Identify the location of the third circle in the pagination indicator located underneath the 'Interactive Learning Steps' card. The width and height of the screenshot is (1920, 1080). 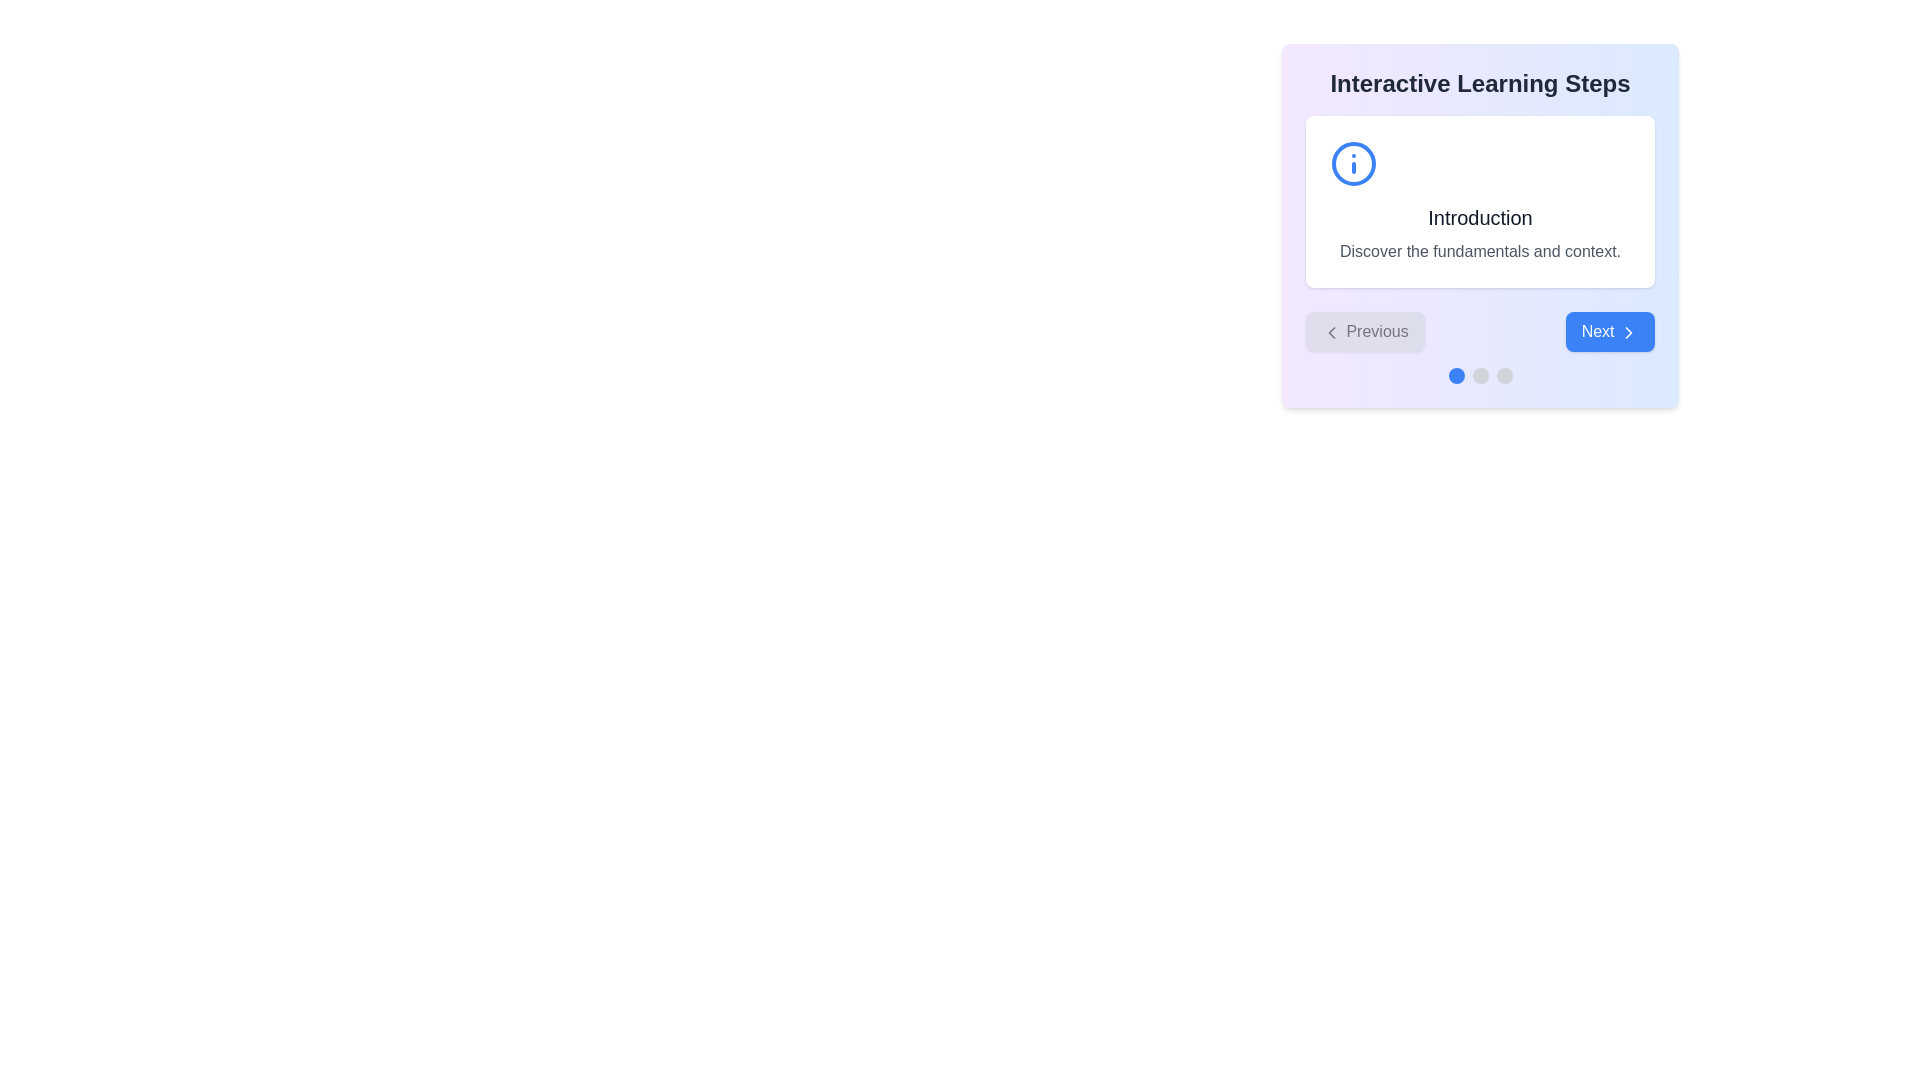
(1504, 375).